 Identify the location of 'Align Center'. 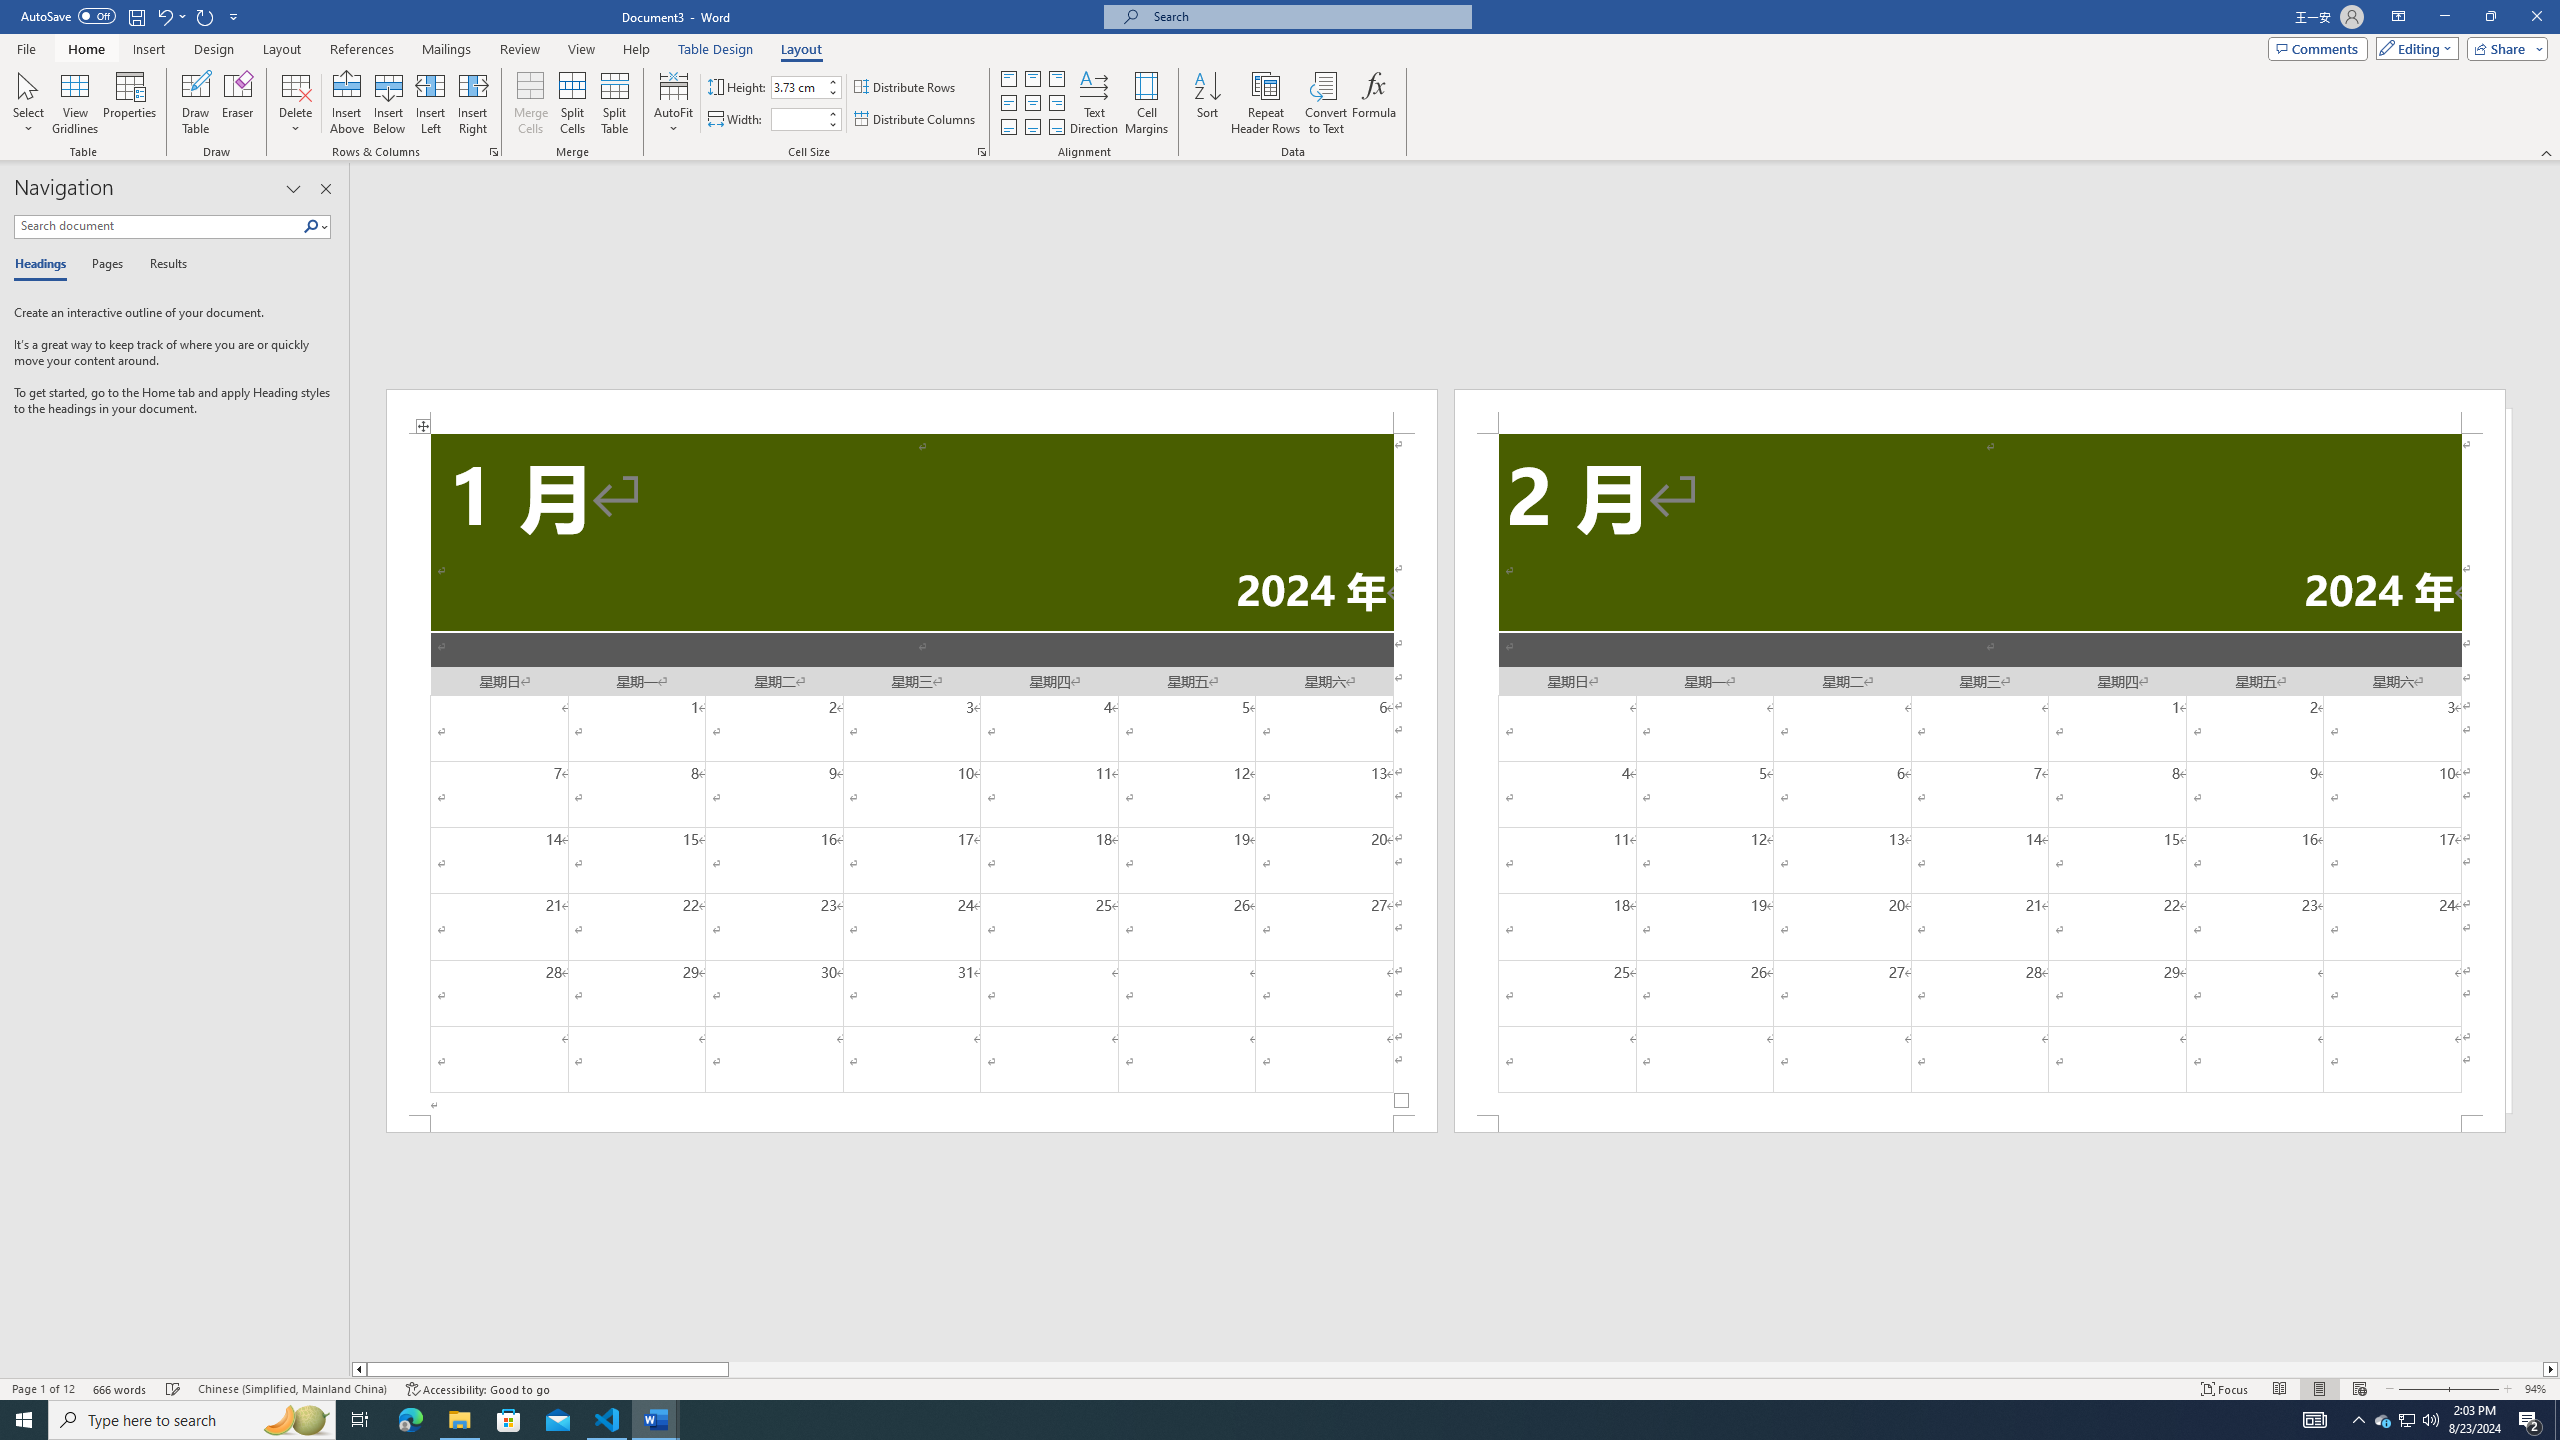
(1031, 103).